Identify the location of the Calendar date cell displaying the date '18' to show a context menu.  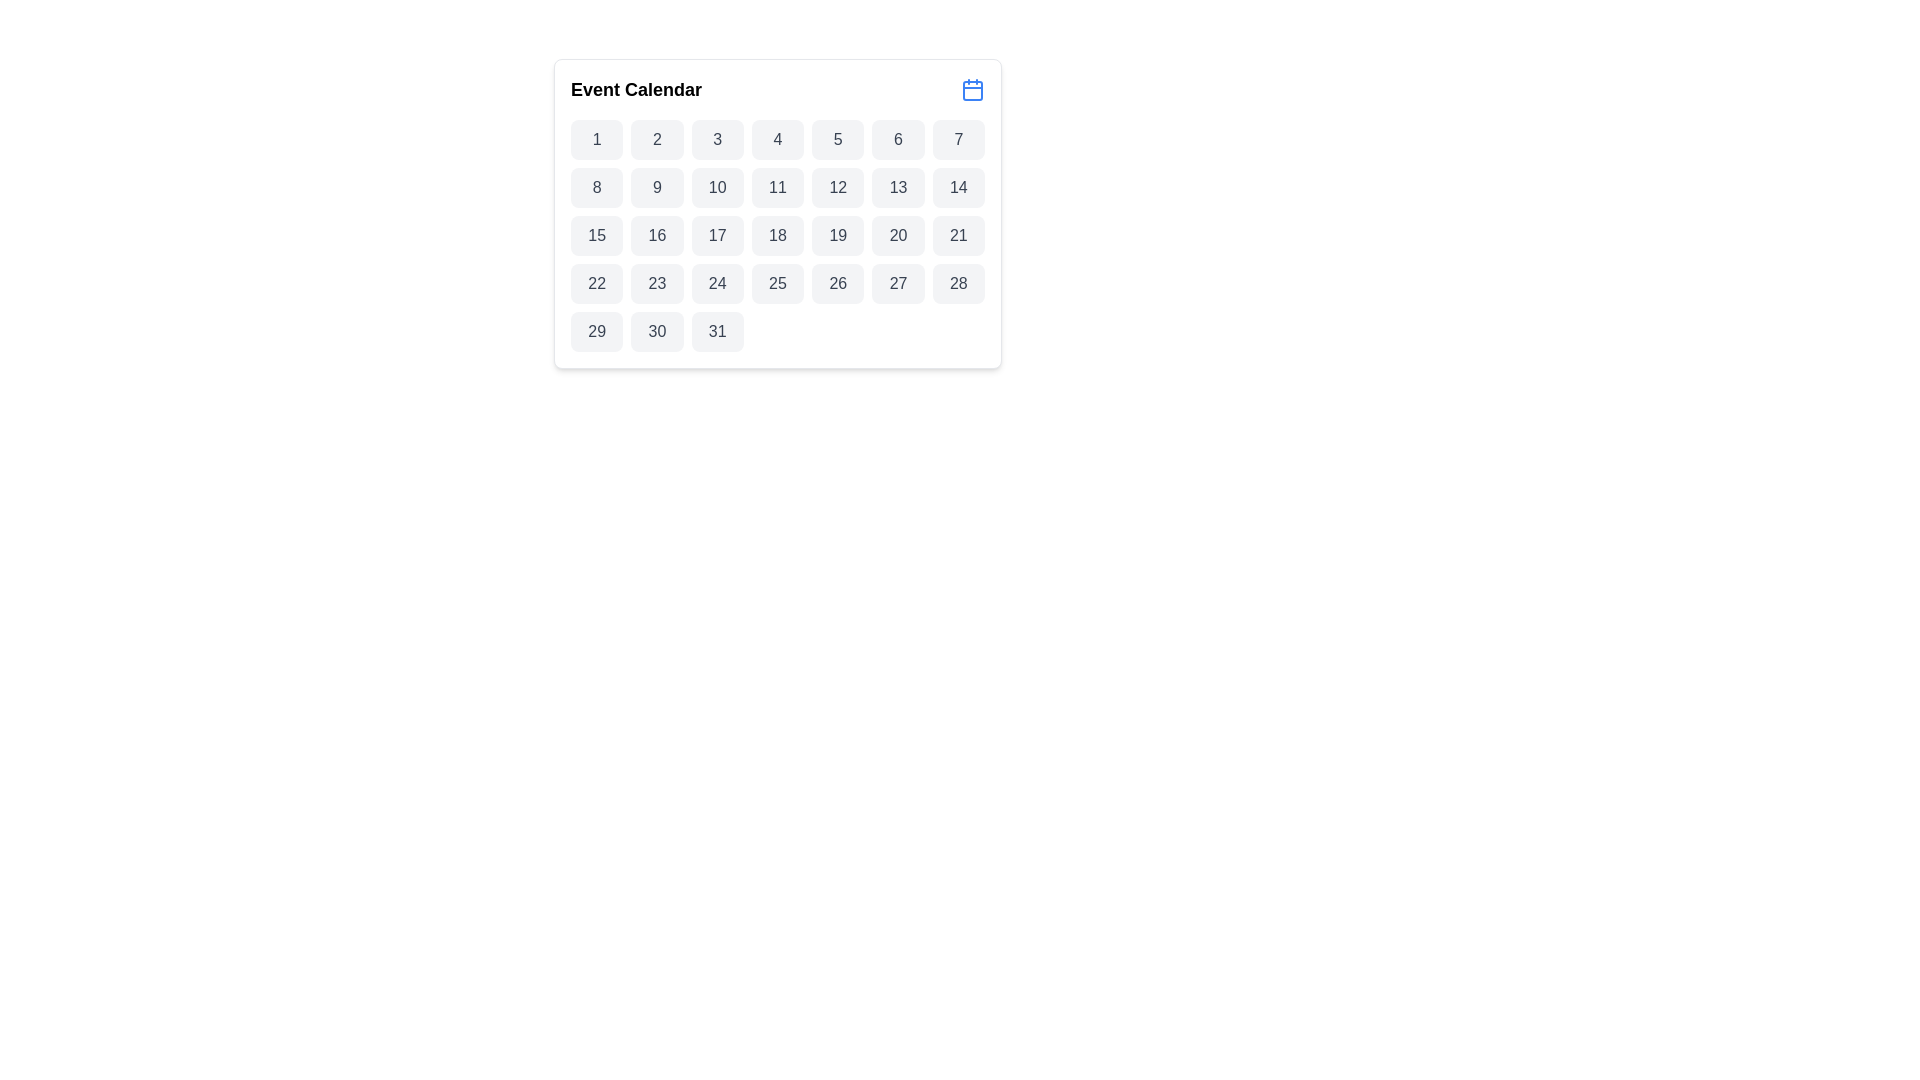
(776, 234).